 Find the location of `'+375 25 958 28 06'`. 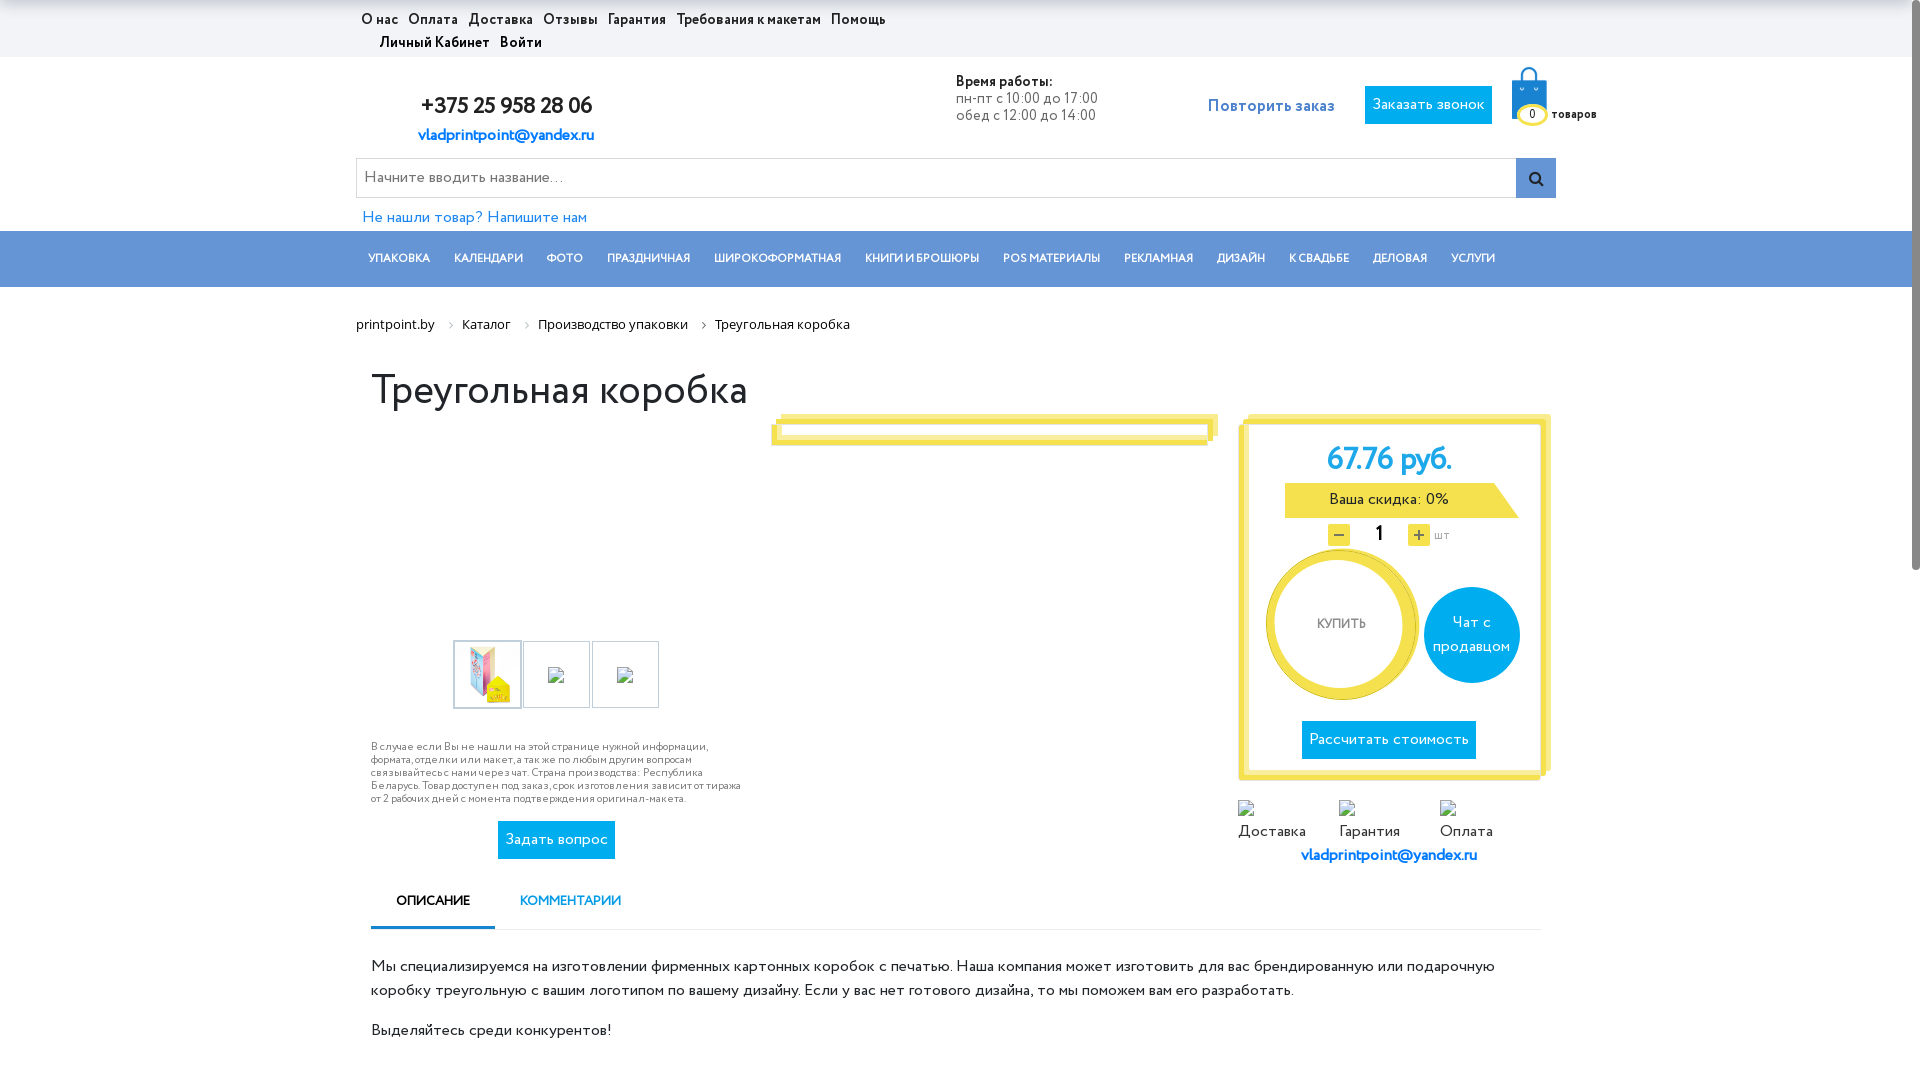

'+375 25 958 28 06' is located at coordinates (505, 107).